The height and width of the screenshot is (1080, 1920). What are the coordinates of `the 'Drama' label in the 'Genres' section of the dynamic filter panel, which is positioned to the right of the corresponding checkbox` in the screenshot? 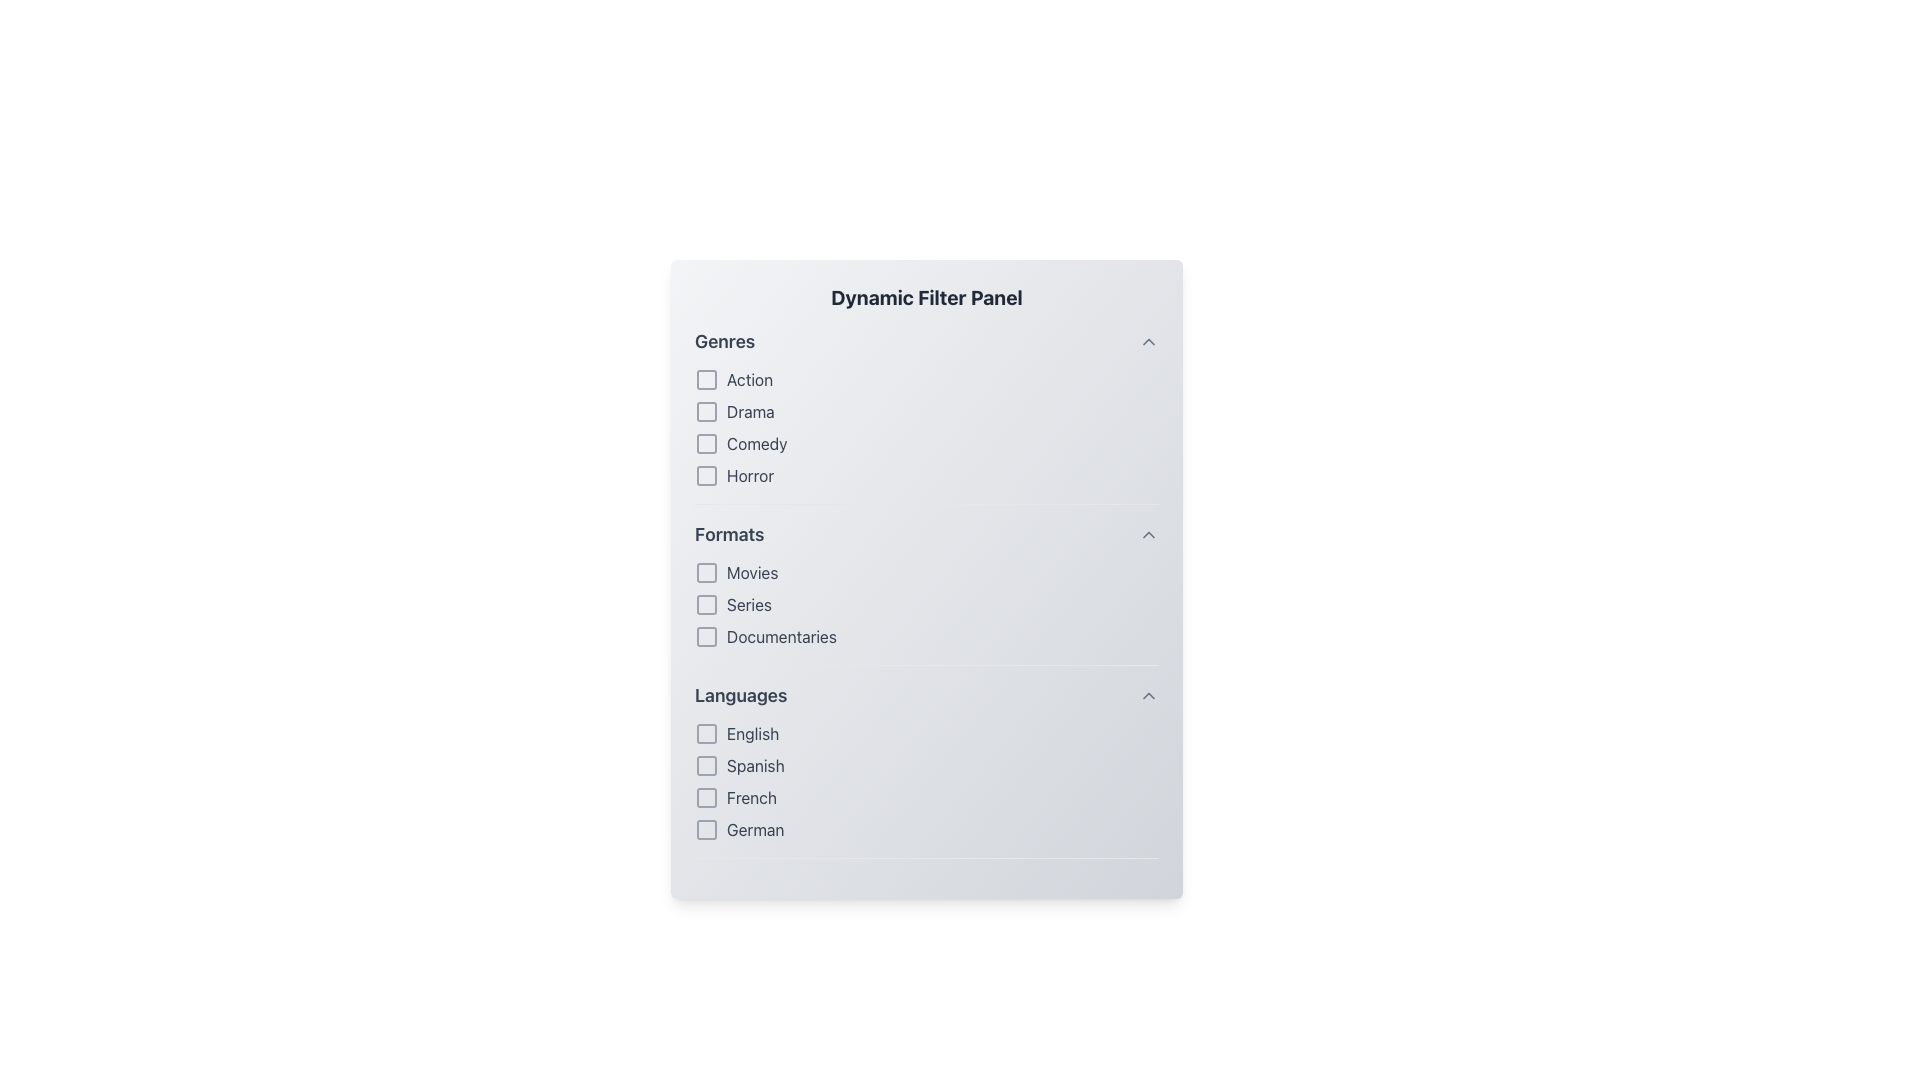 It's located at (749, 411).